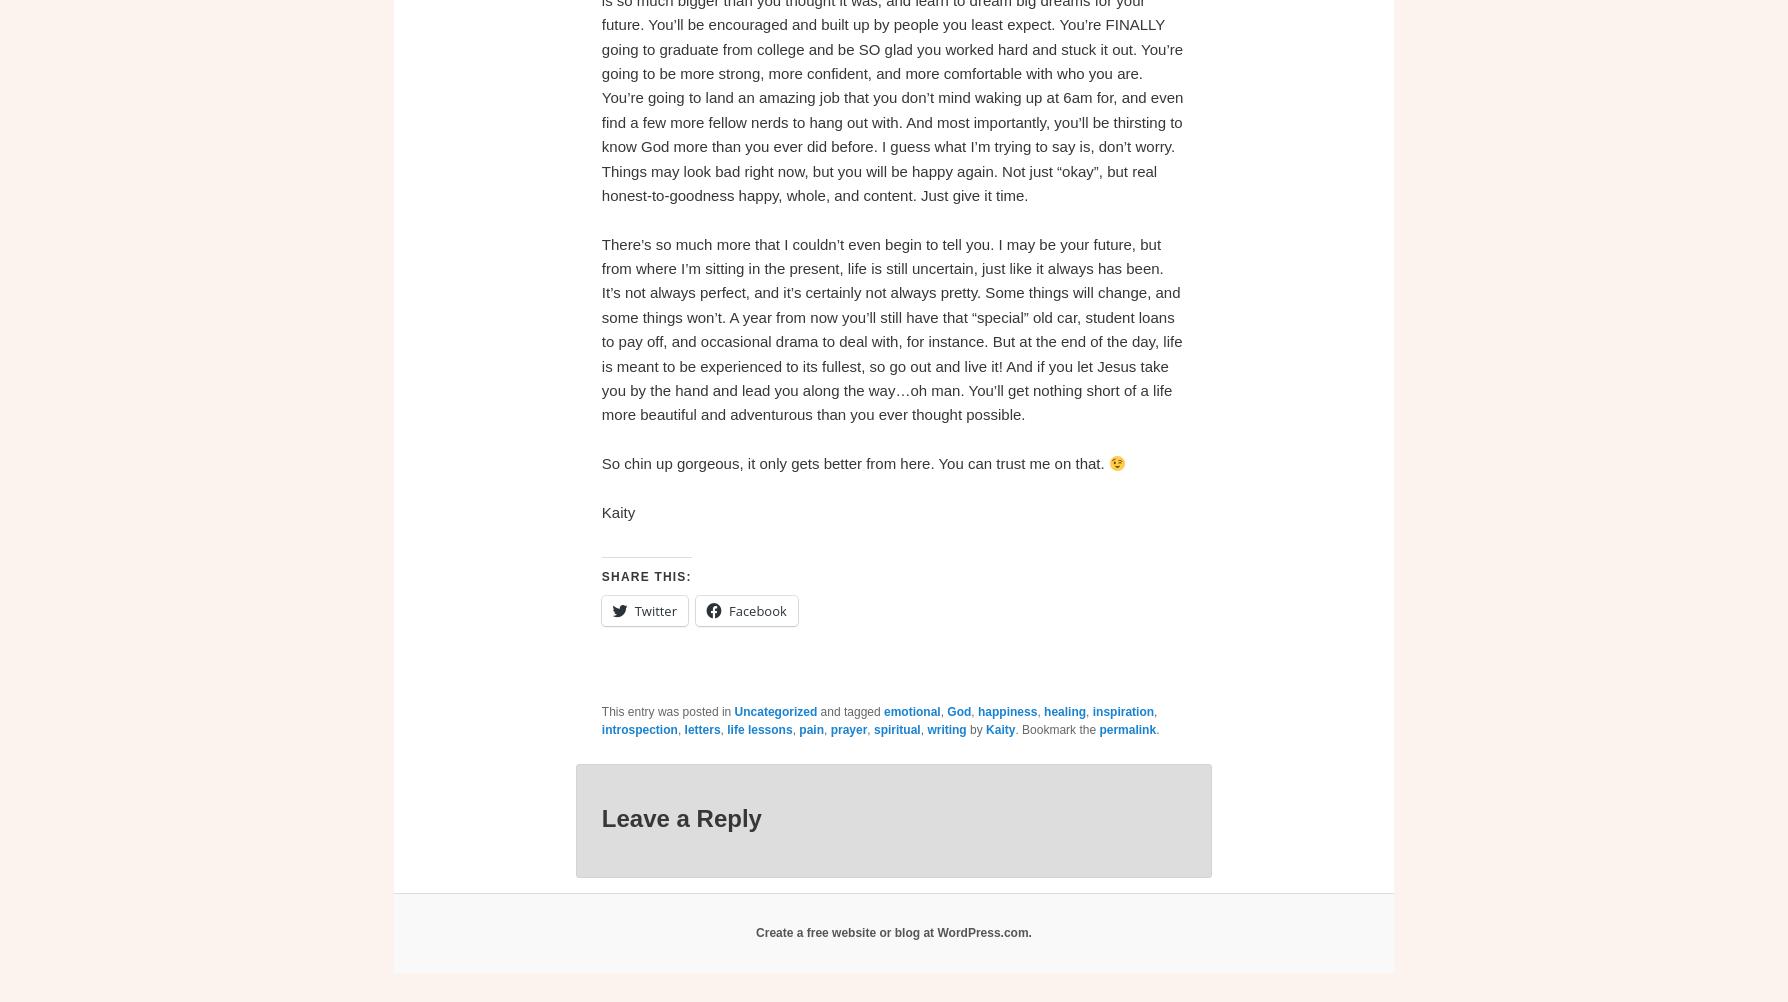 This screenshot has height=1002, width=1788. Describe the element at coordinates (1007, 712) in the screenshot. I see `'happiness'` at that location.